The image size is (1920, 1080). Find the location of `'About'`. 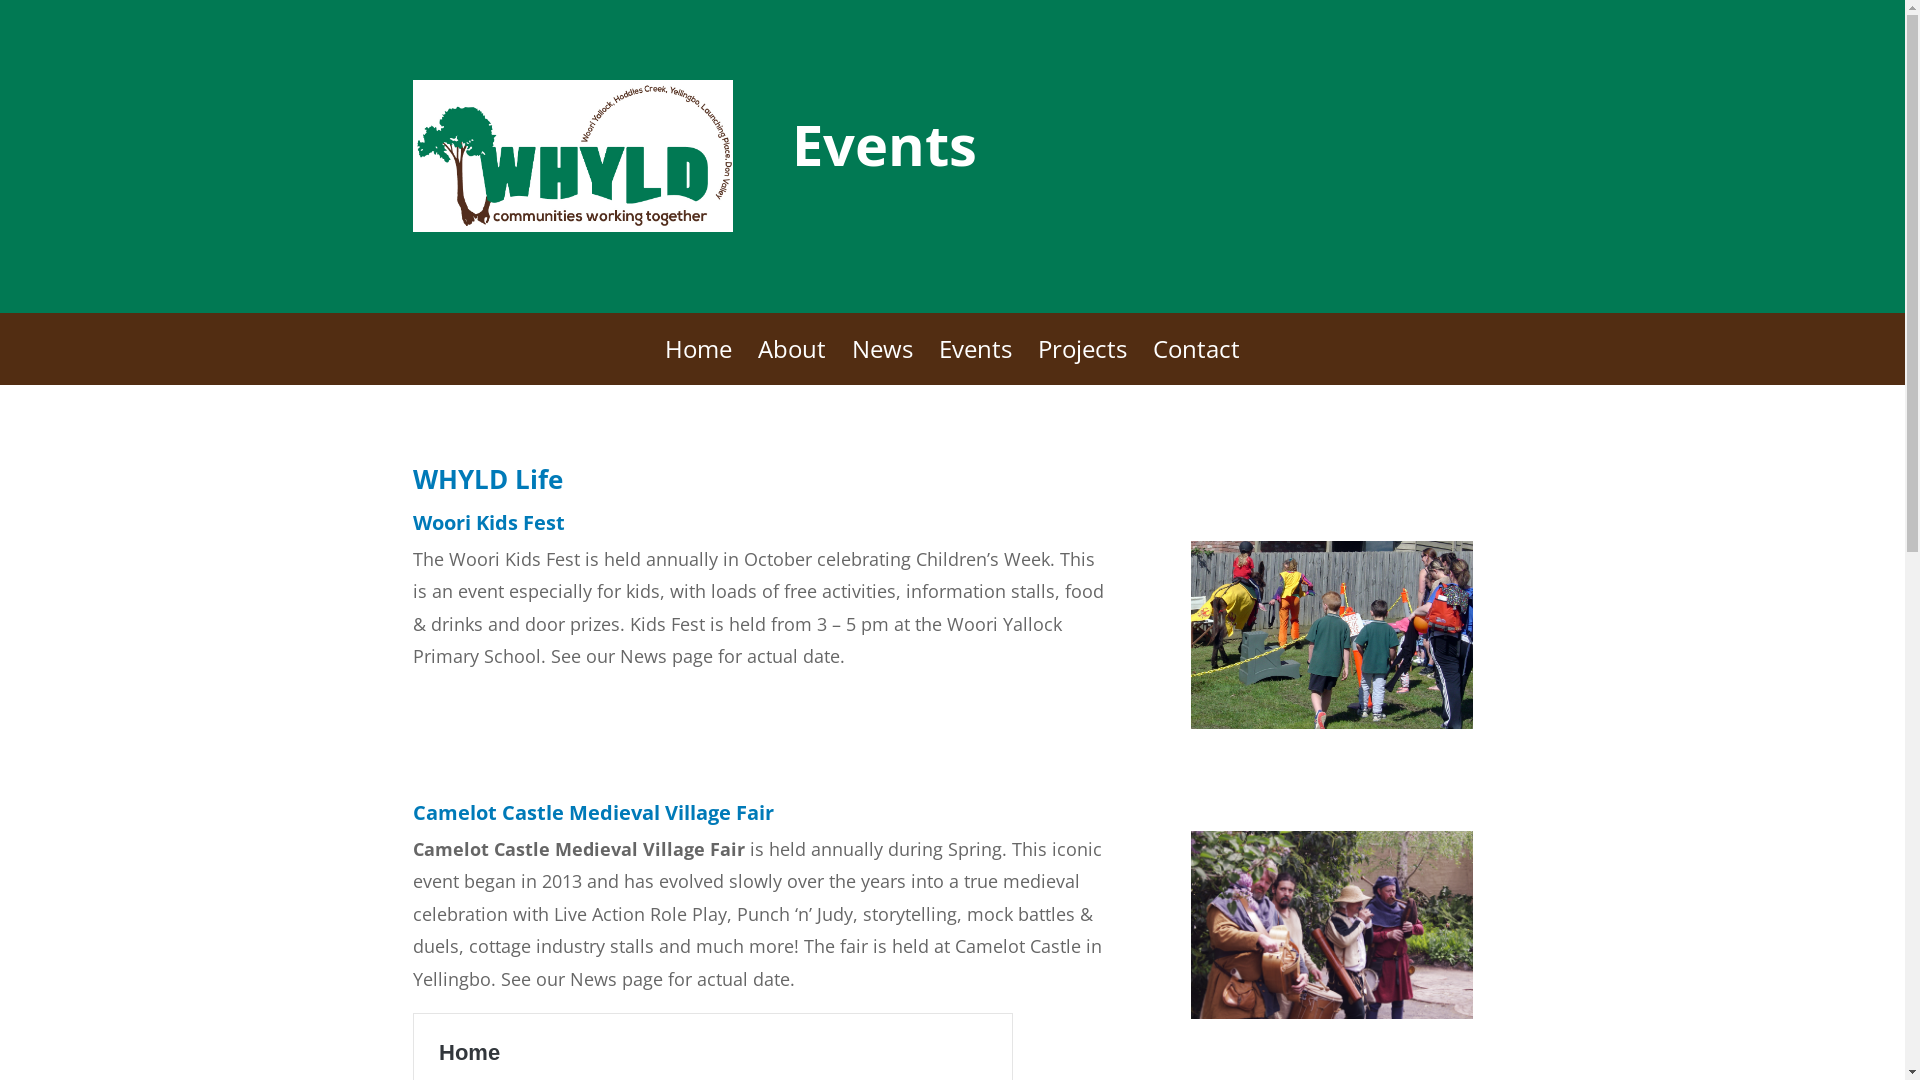

'About' is located at coordinates (791, 363).